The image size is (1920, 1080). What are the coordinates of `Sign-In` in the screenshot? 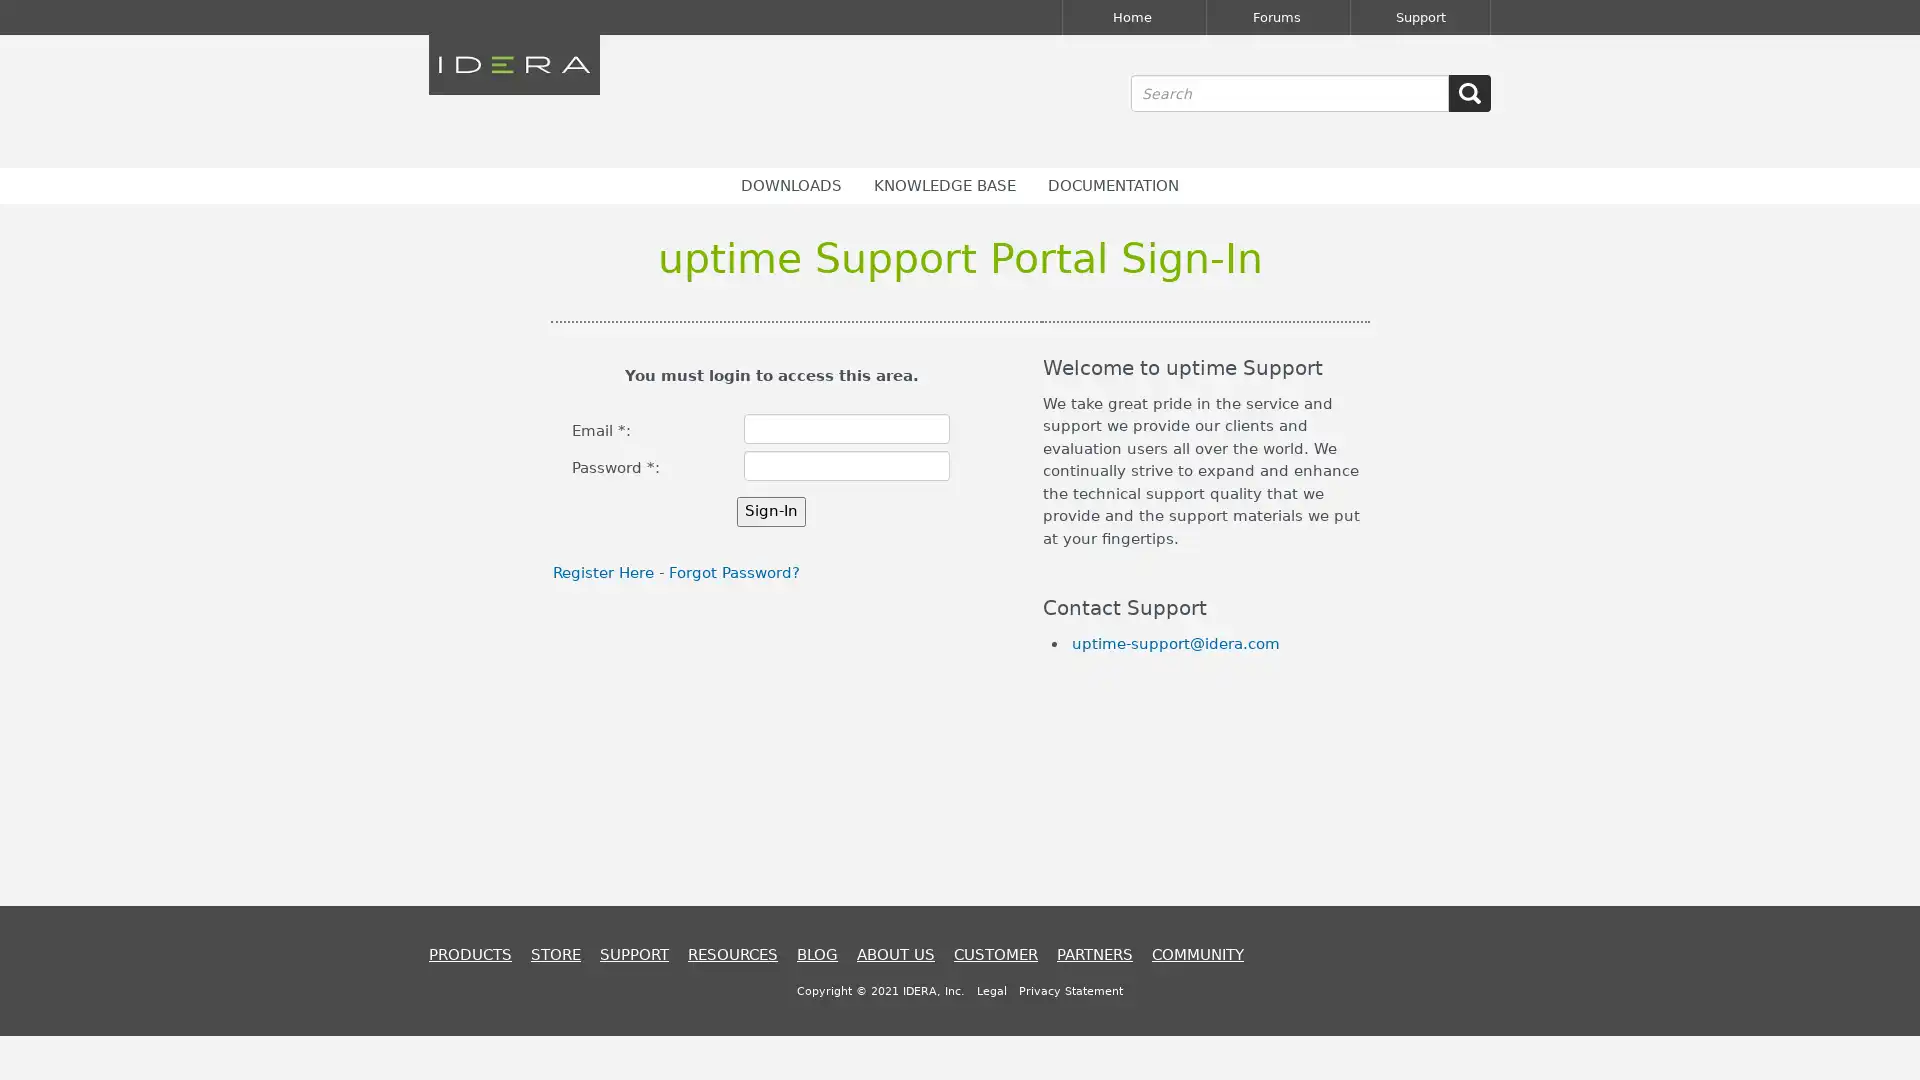 It's located at (770, 509).